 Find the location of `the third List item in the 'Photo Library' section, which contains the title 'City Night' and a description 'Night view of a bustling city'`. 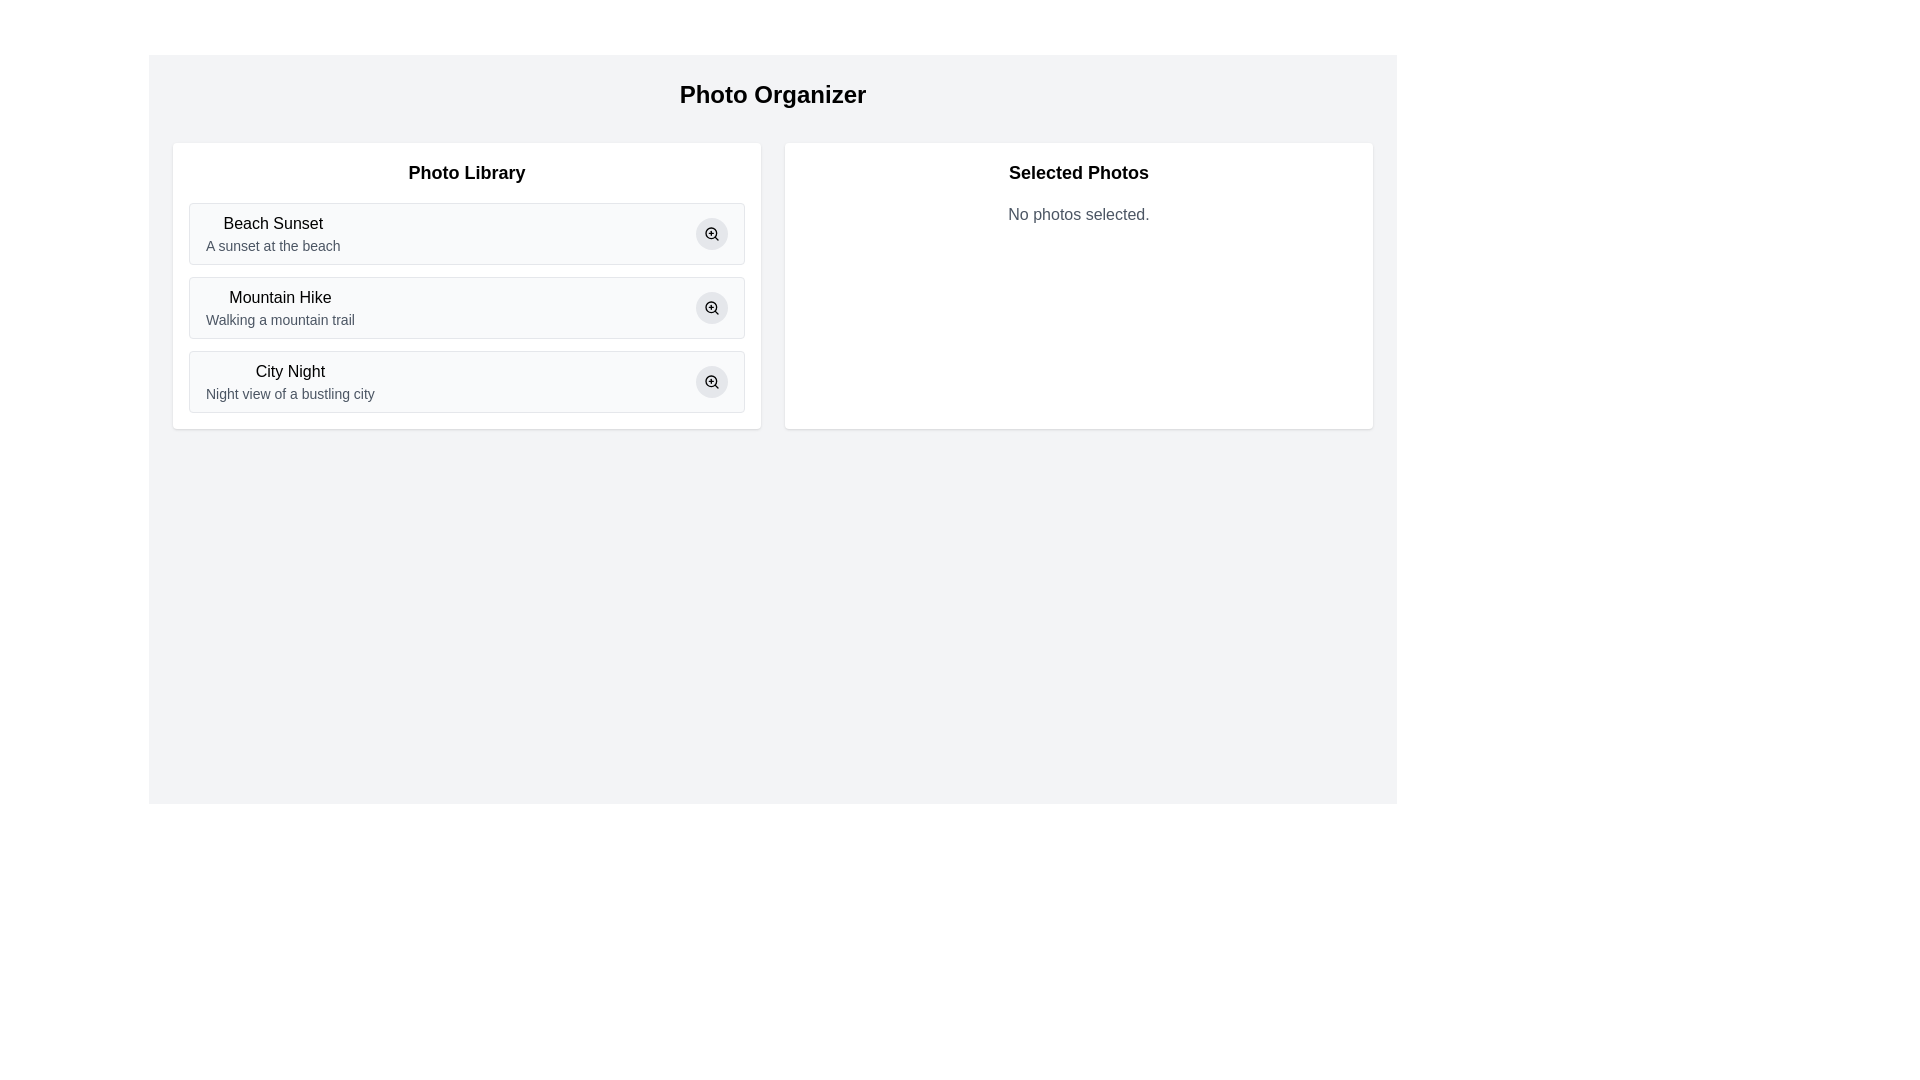

the third List item in the 'Photo Library' section, which contains the title 'City Night' and a description 'Night view of a bustling city' is located at coordinates (289, 381).